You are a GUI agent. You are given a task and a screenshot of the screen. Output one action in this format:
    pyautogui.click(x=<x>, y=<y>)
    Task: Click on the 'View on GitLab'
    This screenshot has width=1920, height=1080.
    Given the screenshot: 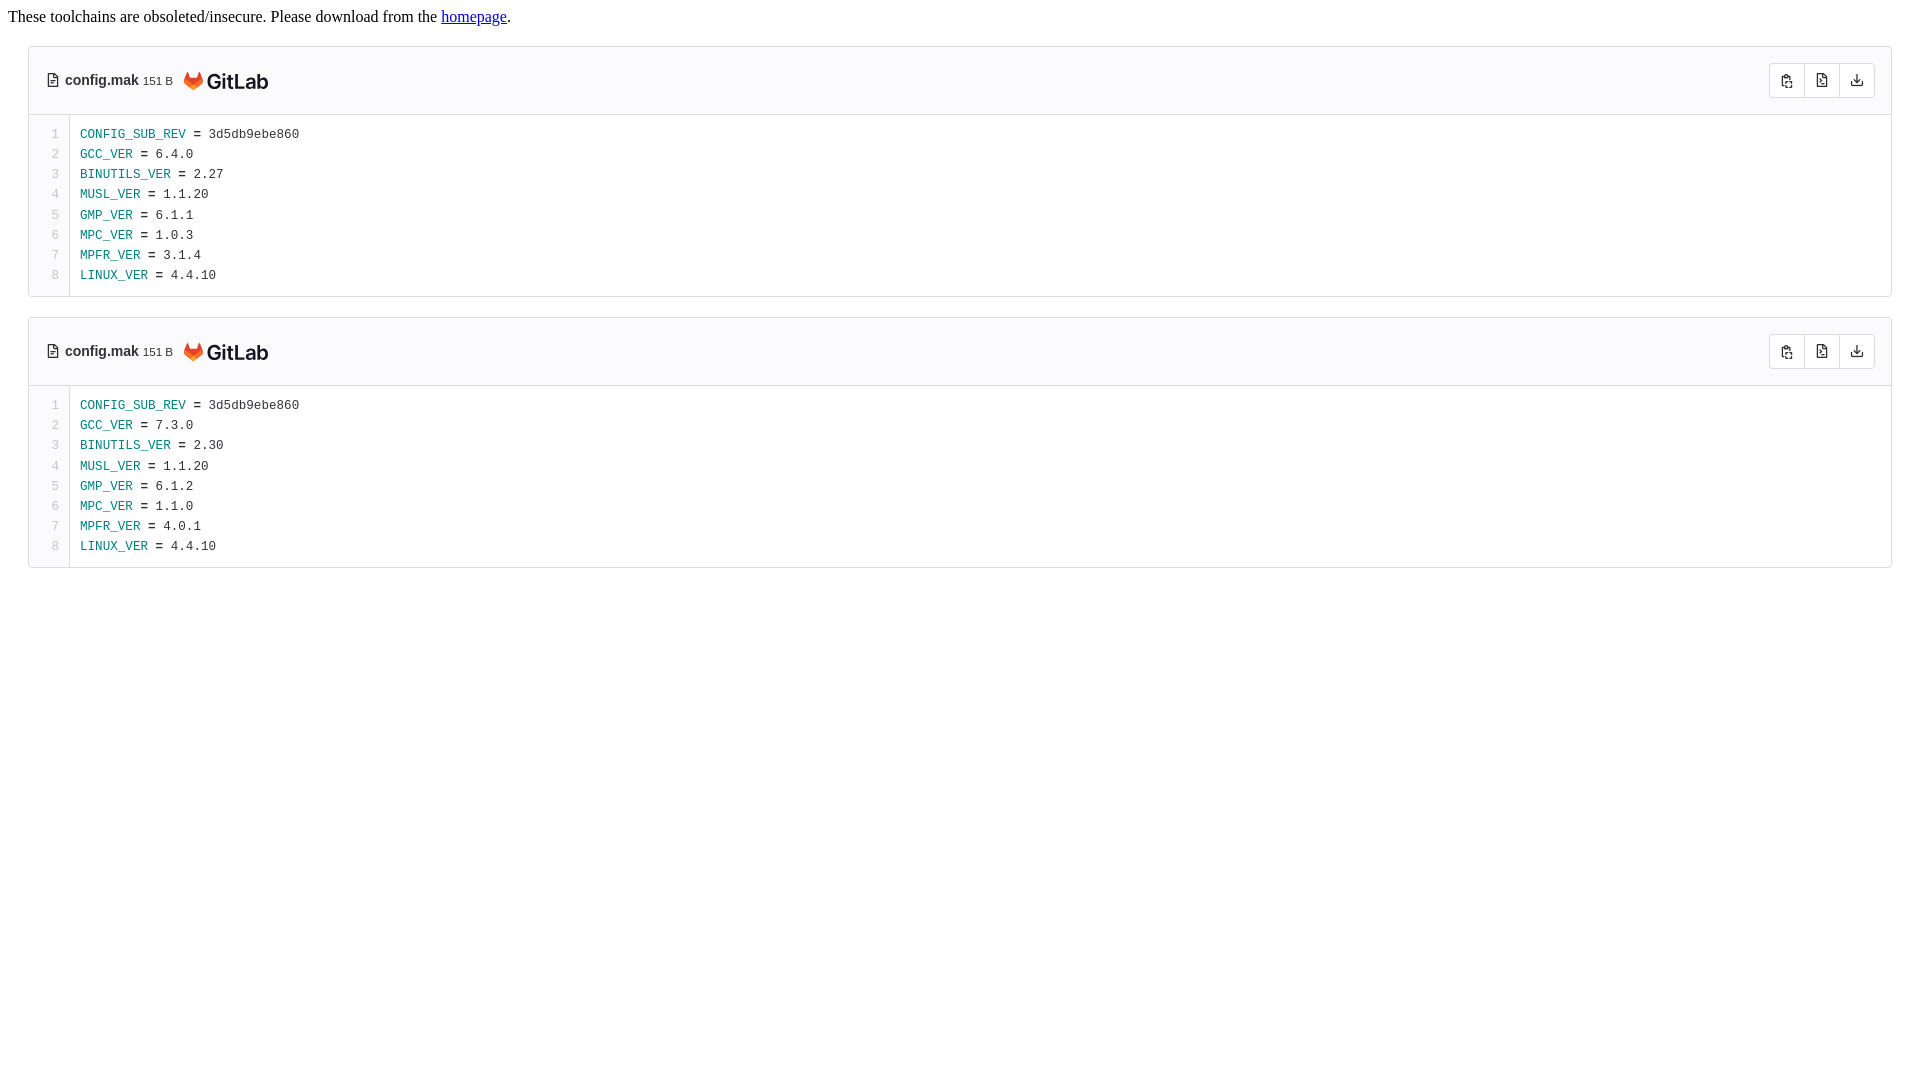 What is the action you would take?
    pyautogui.click(x=221, y=80)
    